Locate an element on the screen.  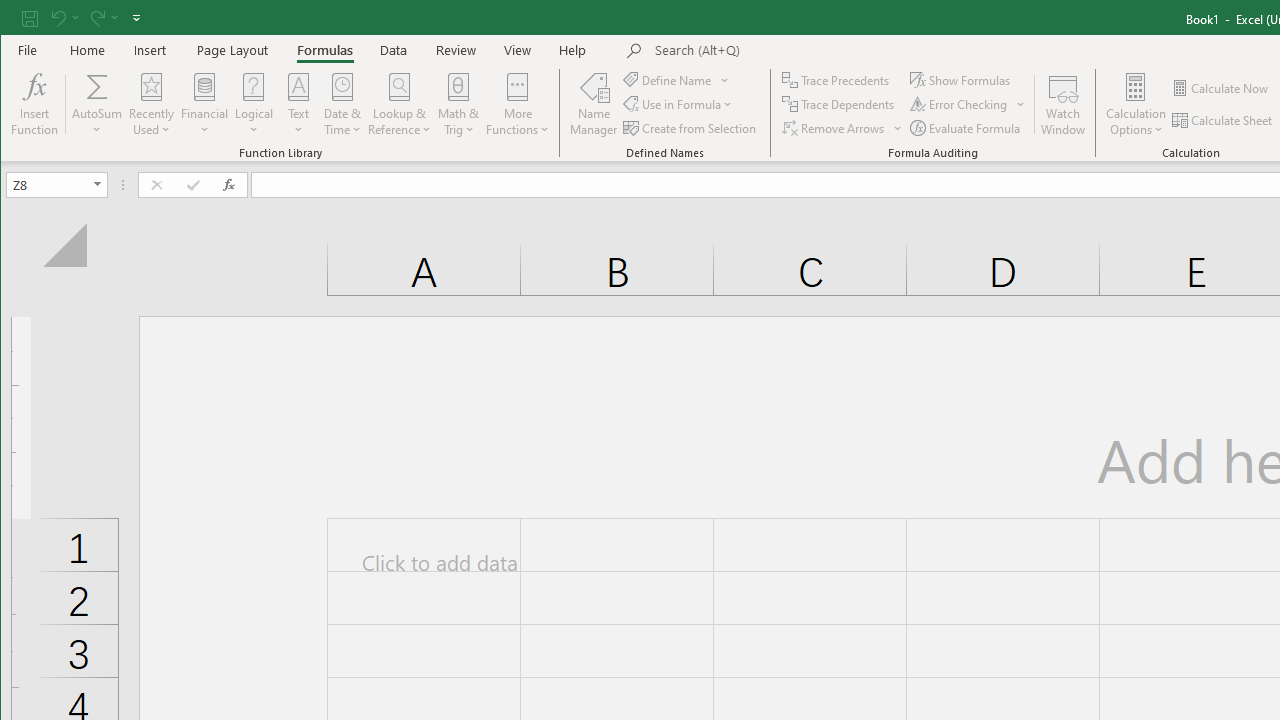
'Calculate Now' is located at coordinates (1220, 87).